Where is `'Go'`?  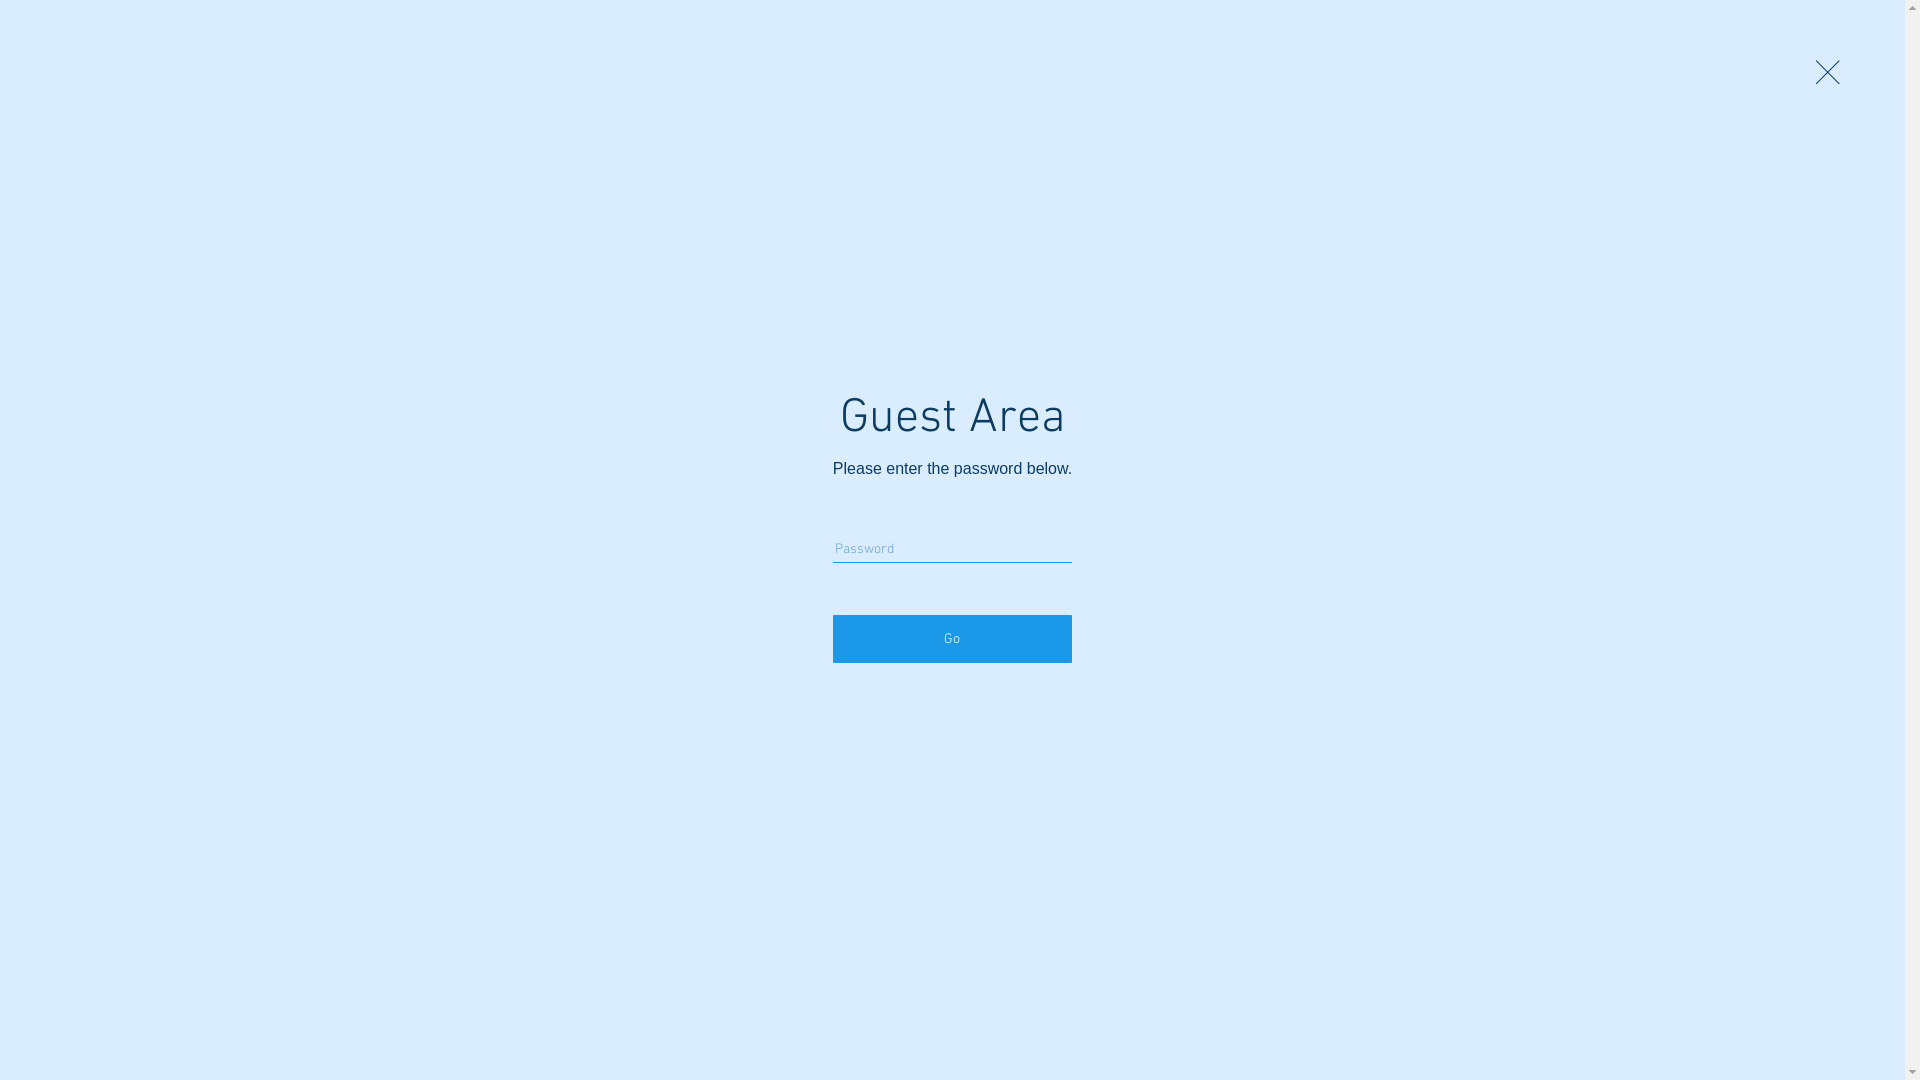
'Go' is located at coordinates (951, 639).